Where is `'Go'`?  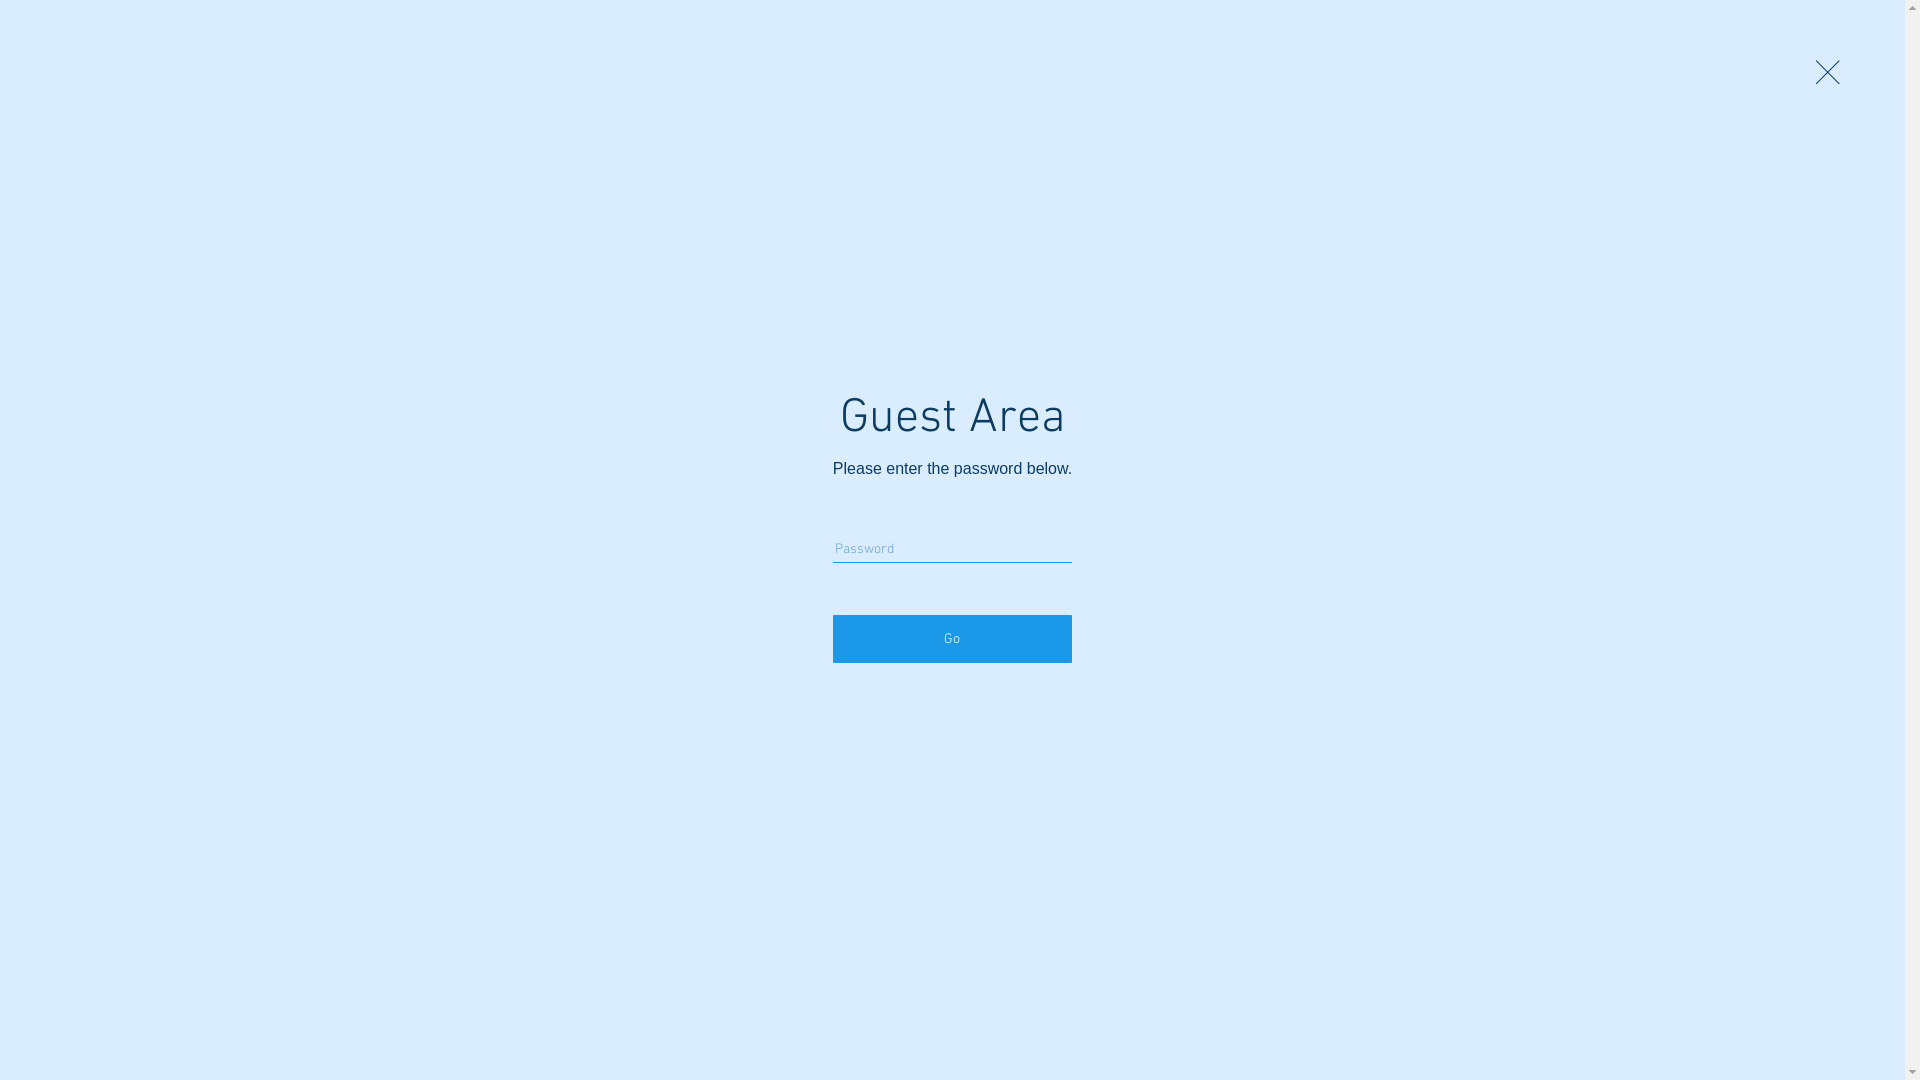
'Go' is located at coordinates (951, 639).